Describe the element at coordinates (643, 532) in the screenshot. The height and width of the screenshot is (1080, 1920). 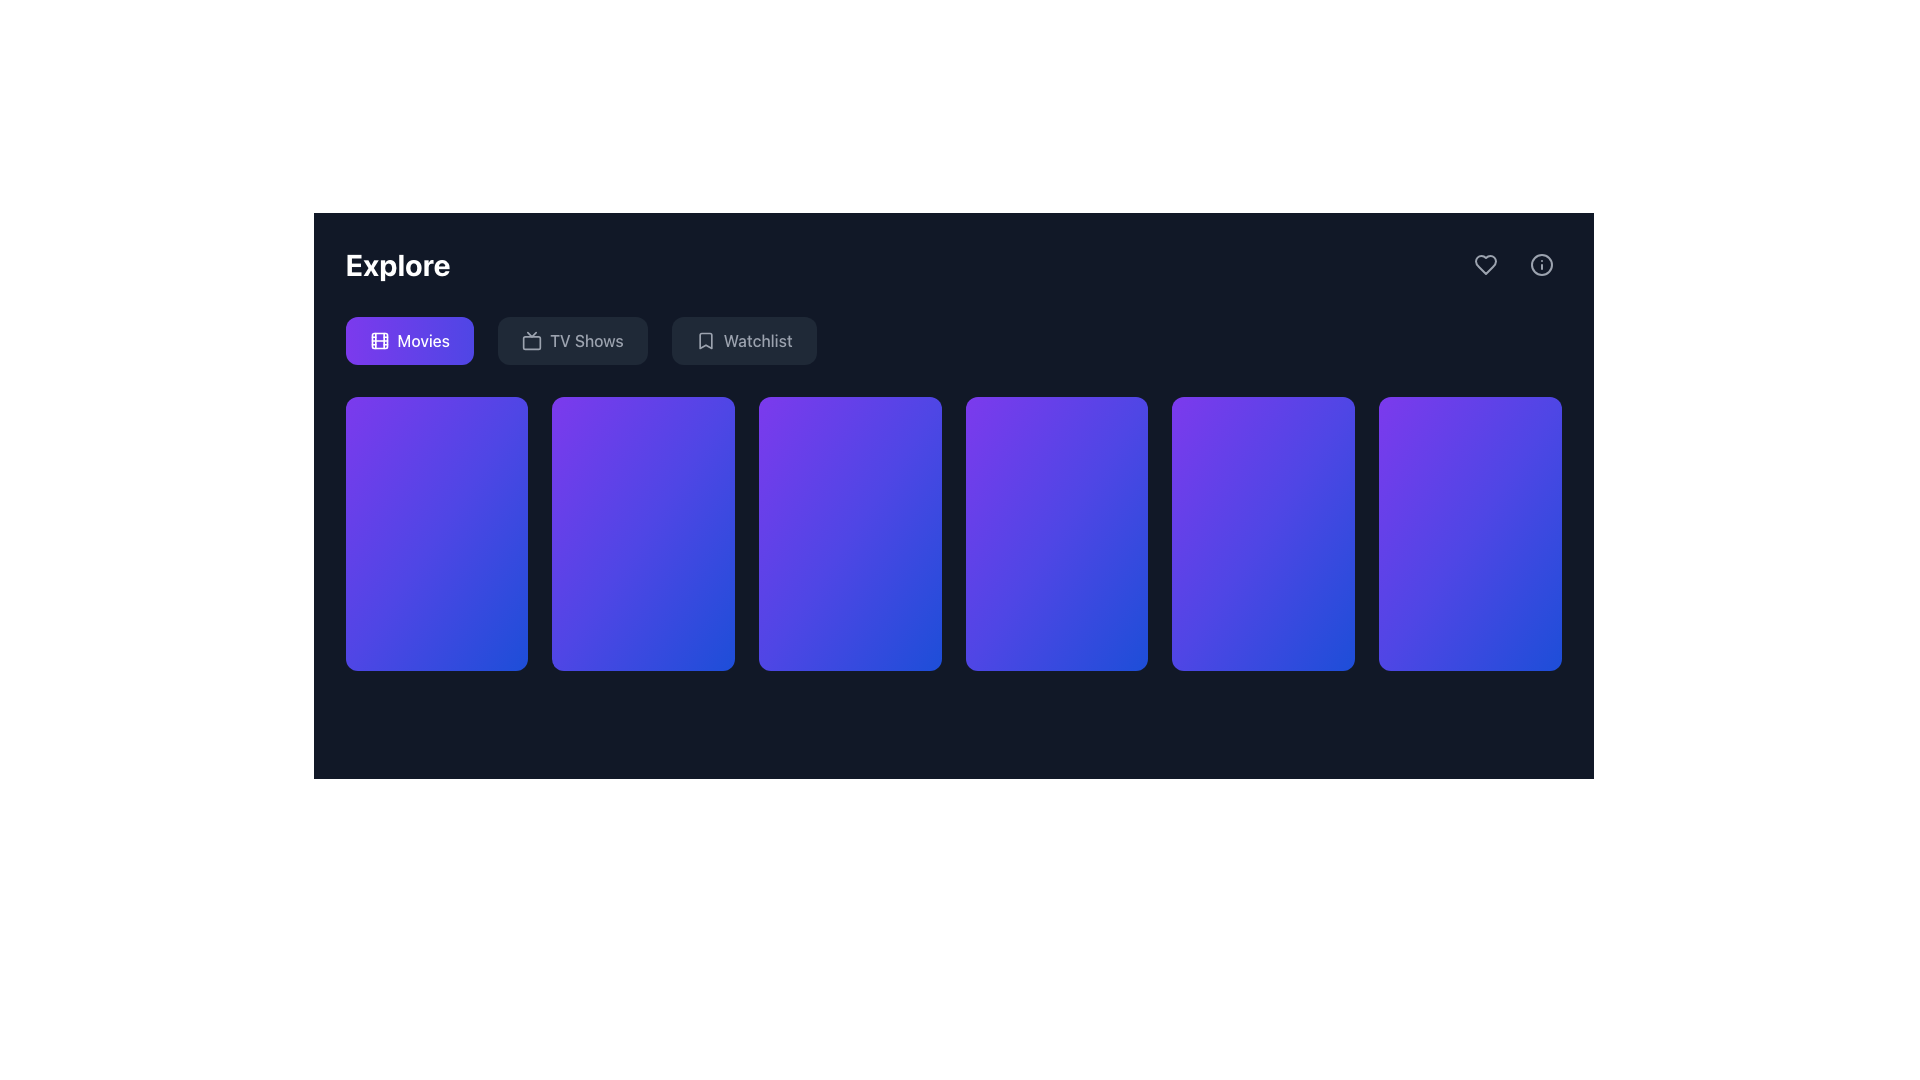
I see `the second gradient card/tile in the top row of a grid layout, which is filled with a purple to blue gradient and has rounded corners` at that location.